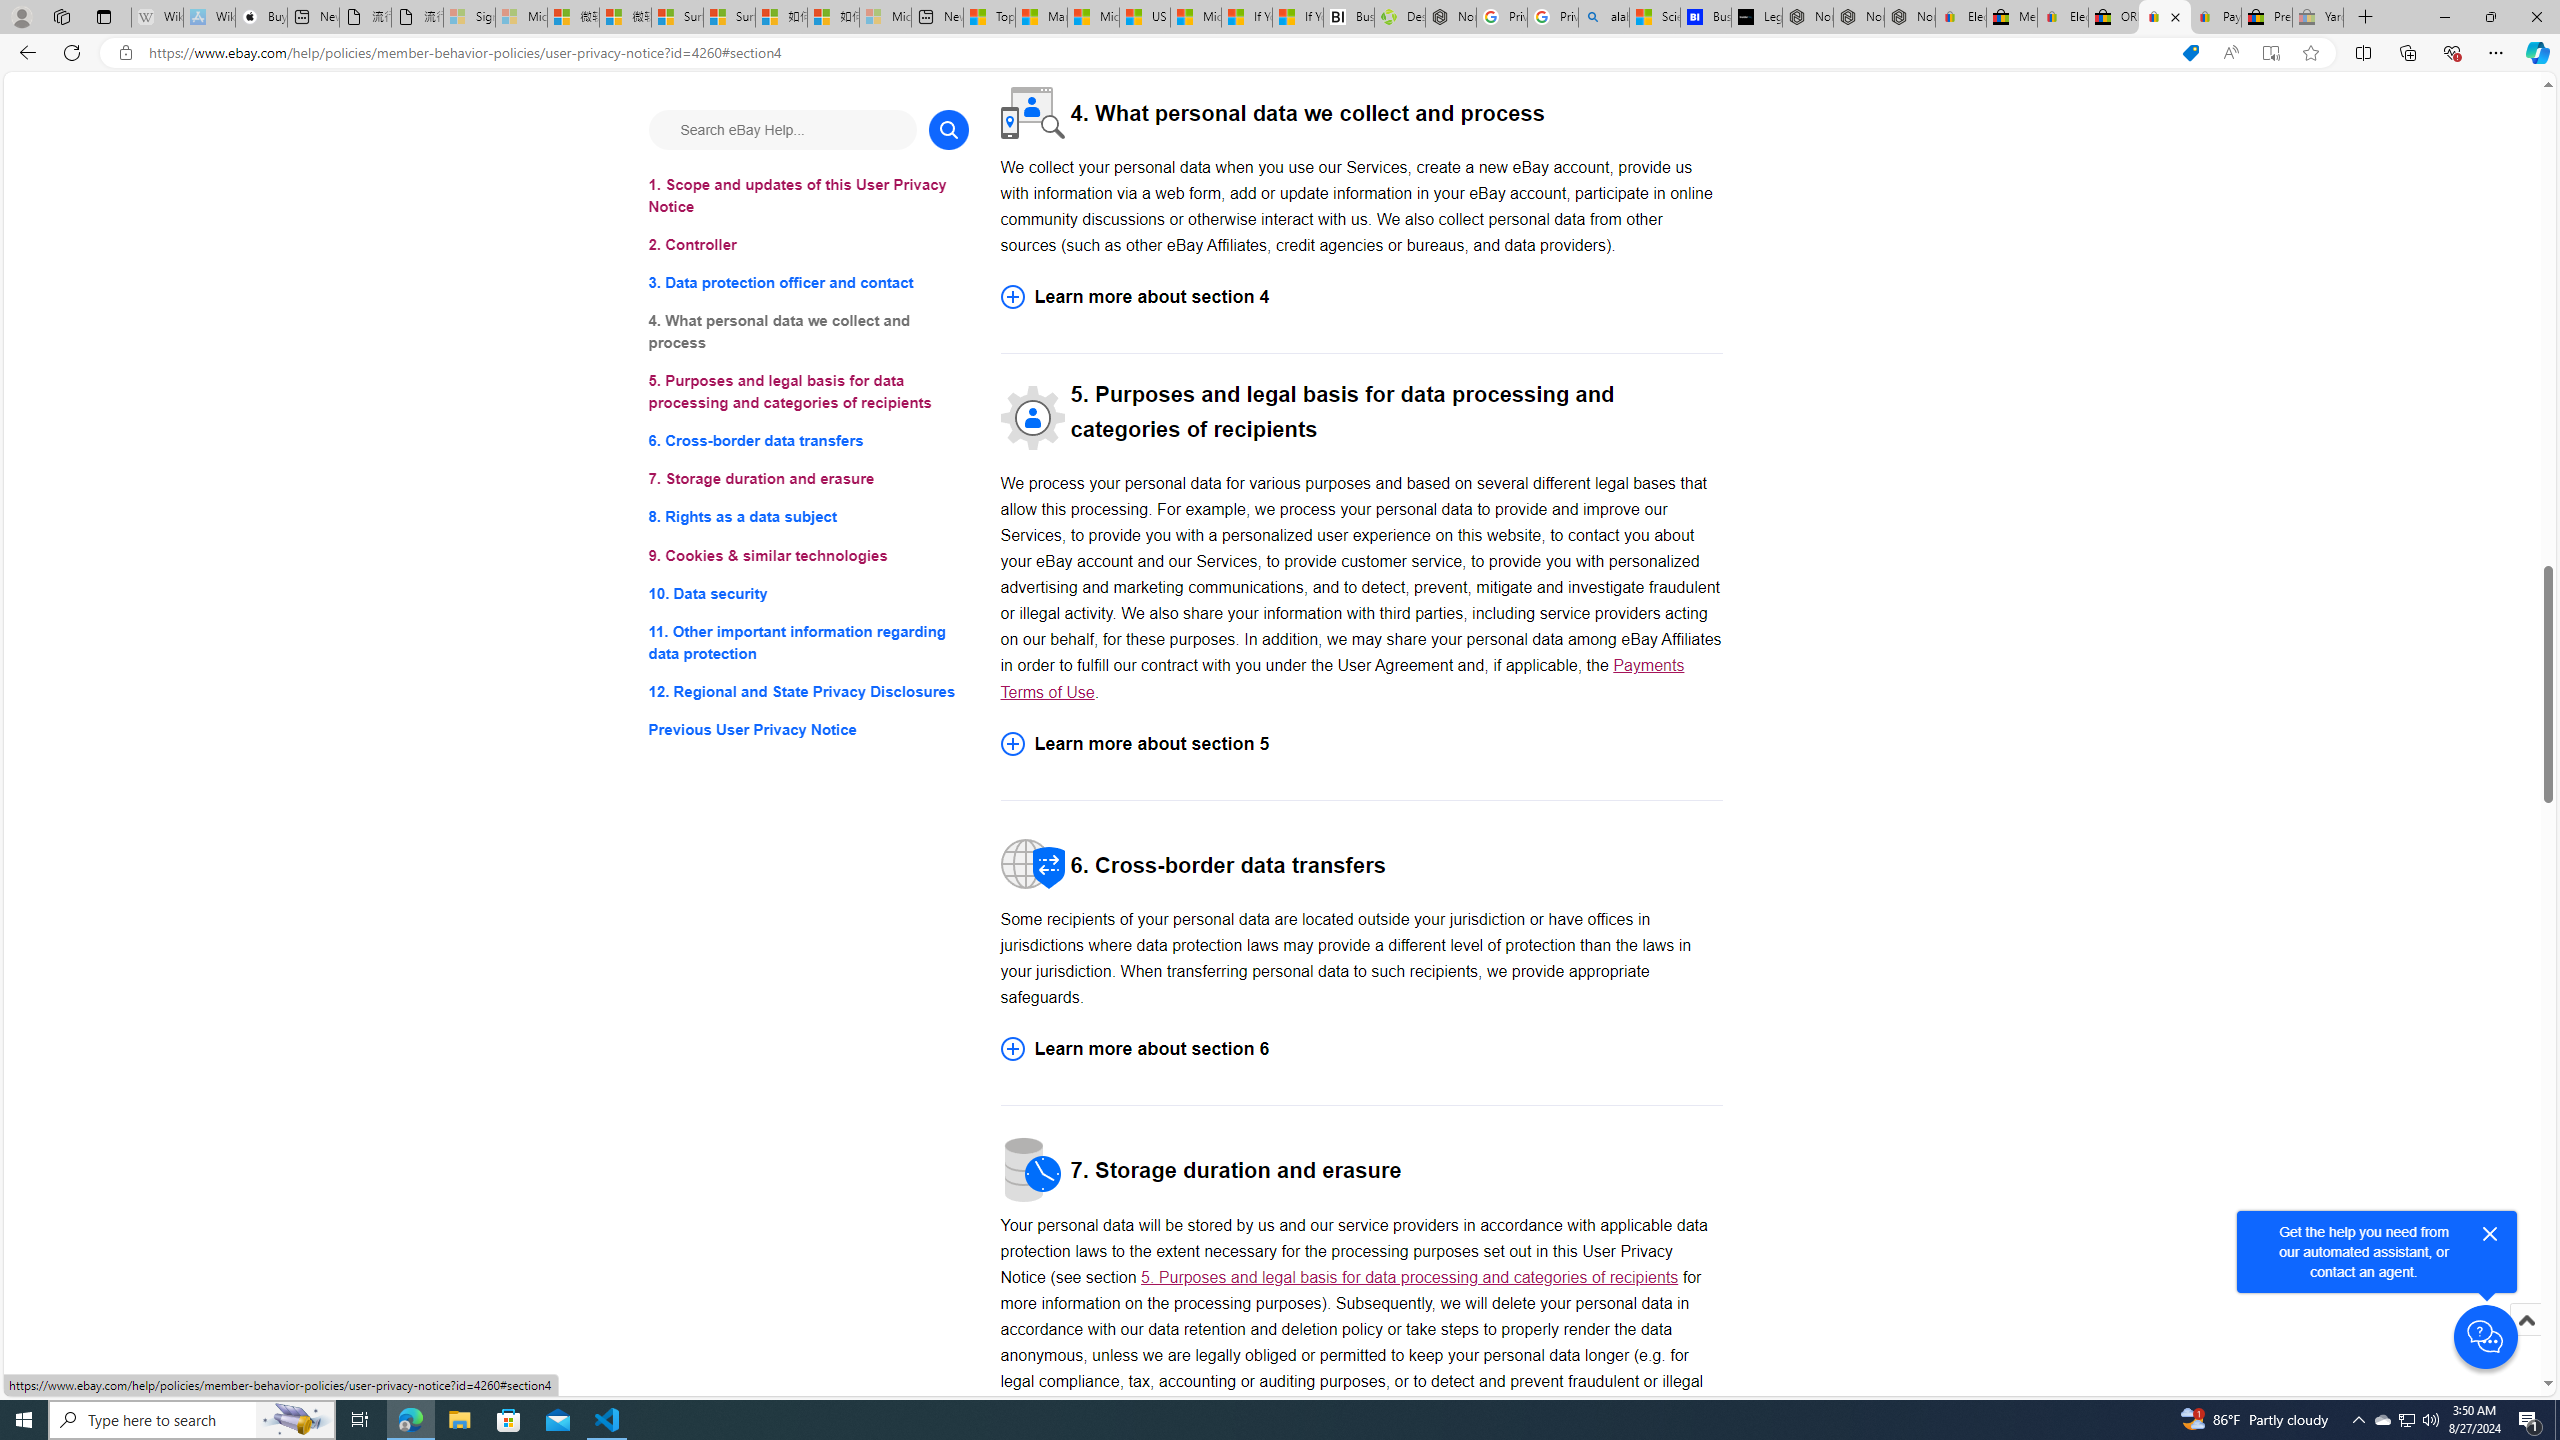  Describe the element at coordinates (988, 16) in the screenshot. I see `'Top Stories - MSN'` at that location.